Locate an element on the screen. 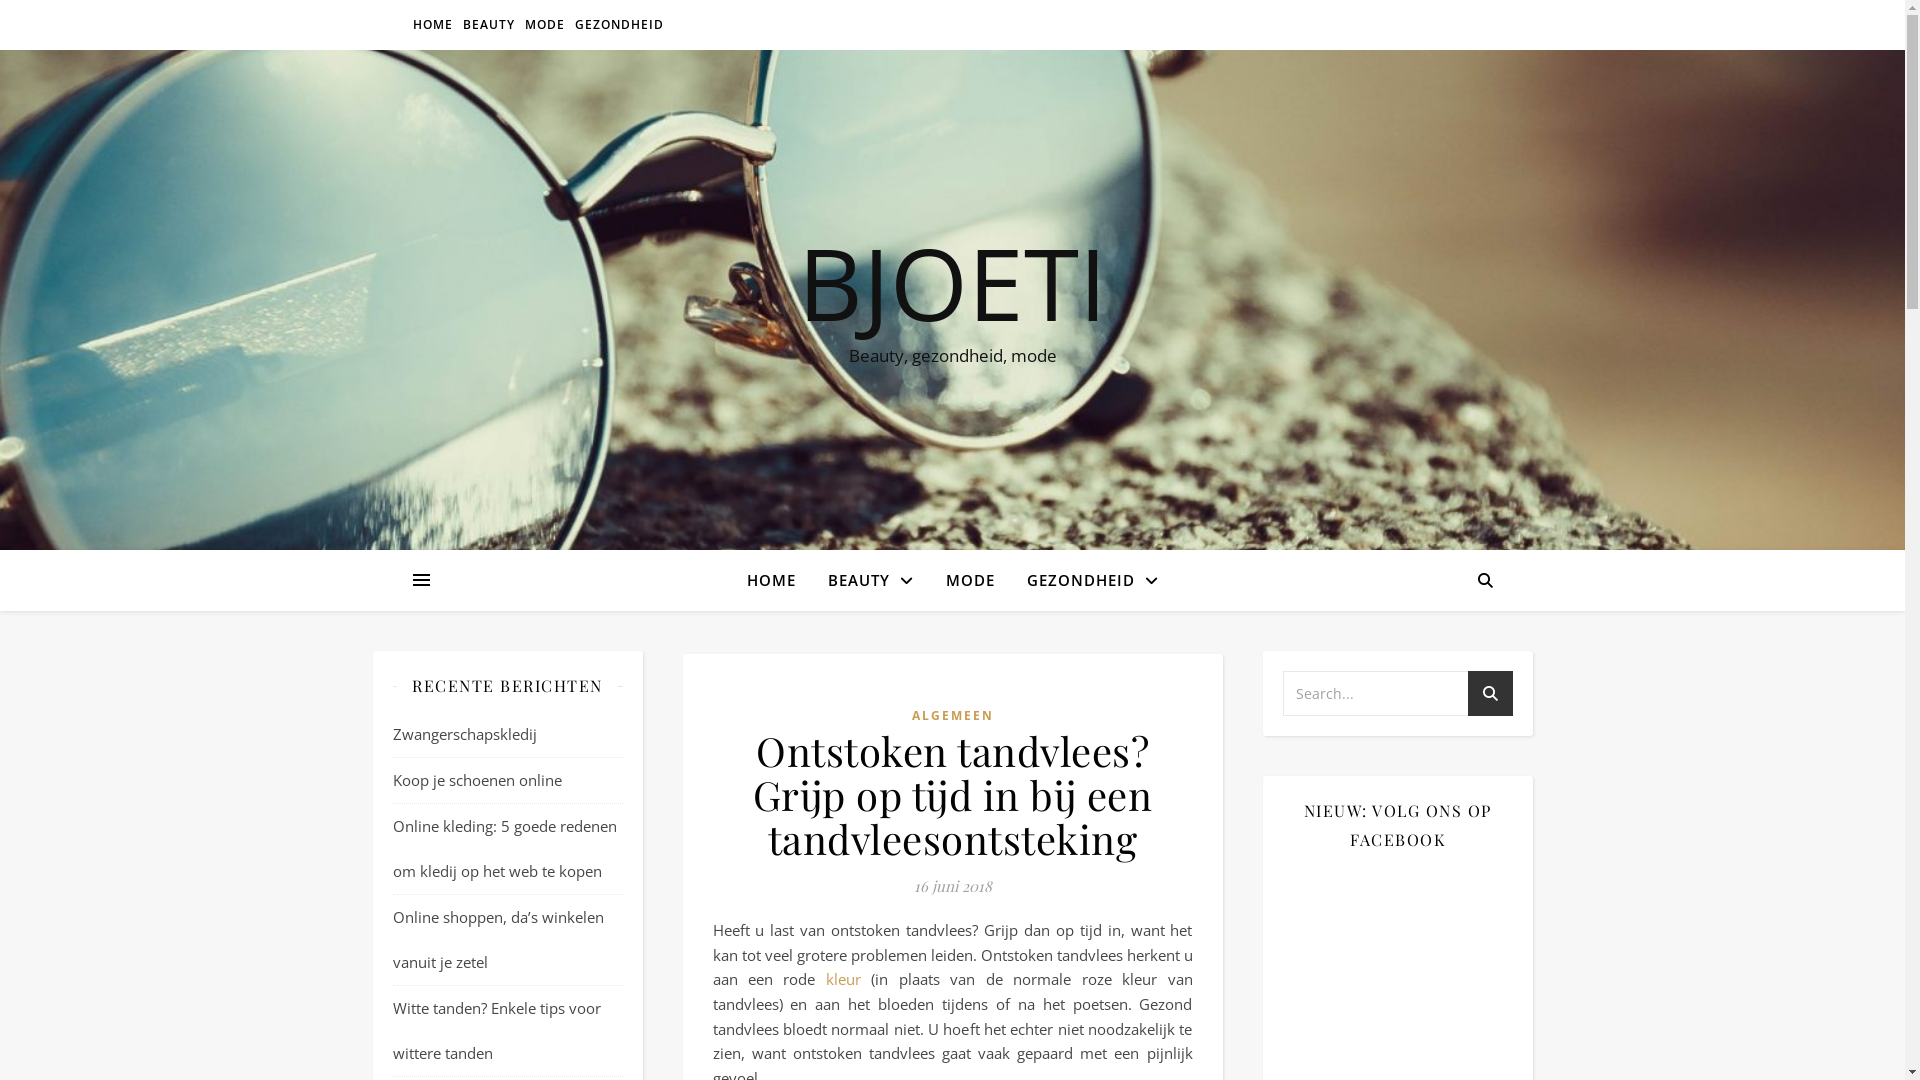  'Koop je schoenen online' is located at coordinates (475, 778).